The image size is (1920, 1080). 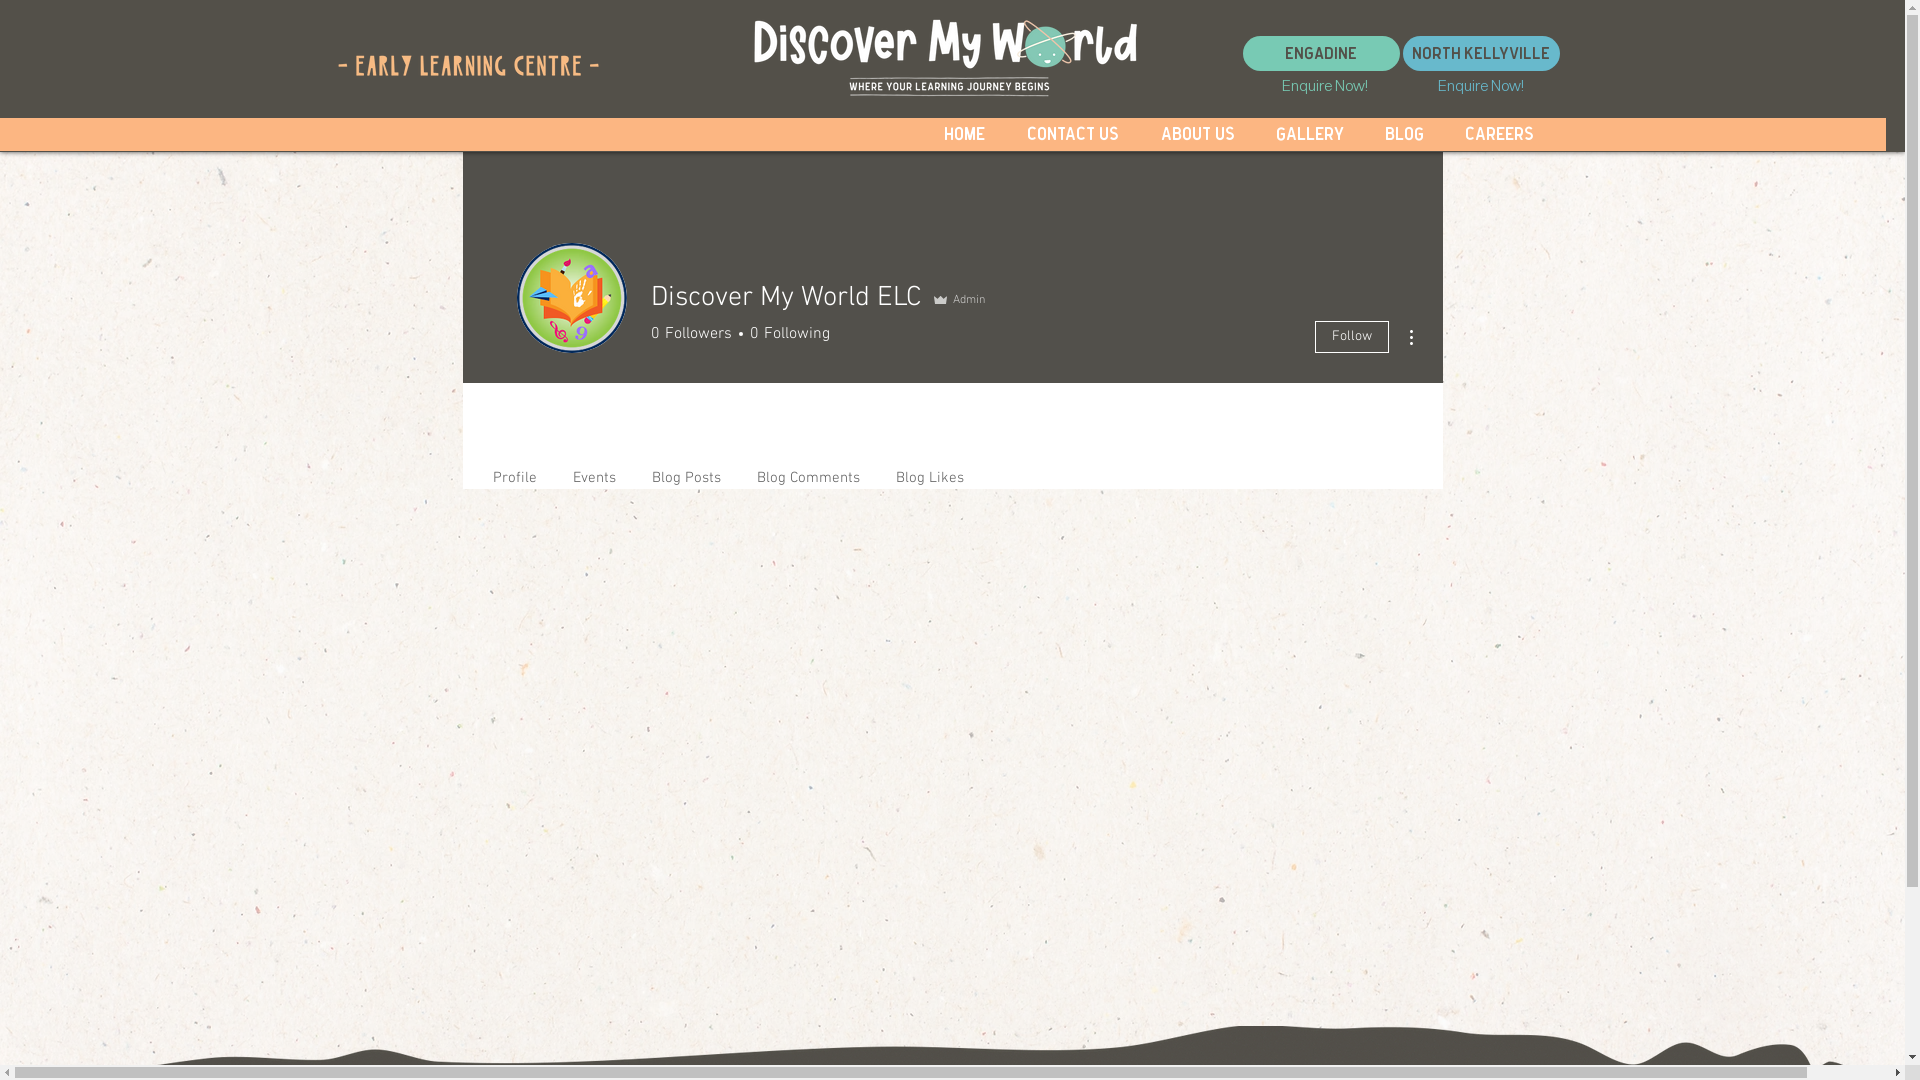 What do you see at coordinates (963, 135) in the screenshot?
I see `'Home'` at bounding box center [963, 135].